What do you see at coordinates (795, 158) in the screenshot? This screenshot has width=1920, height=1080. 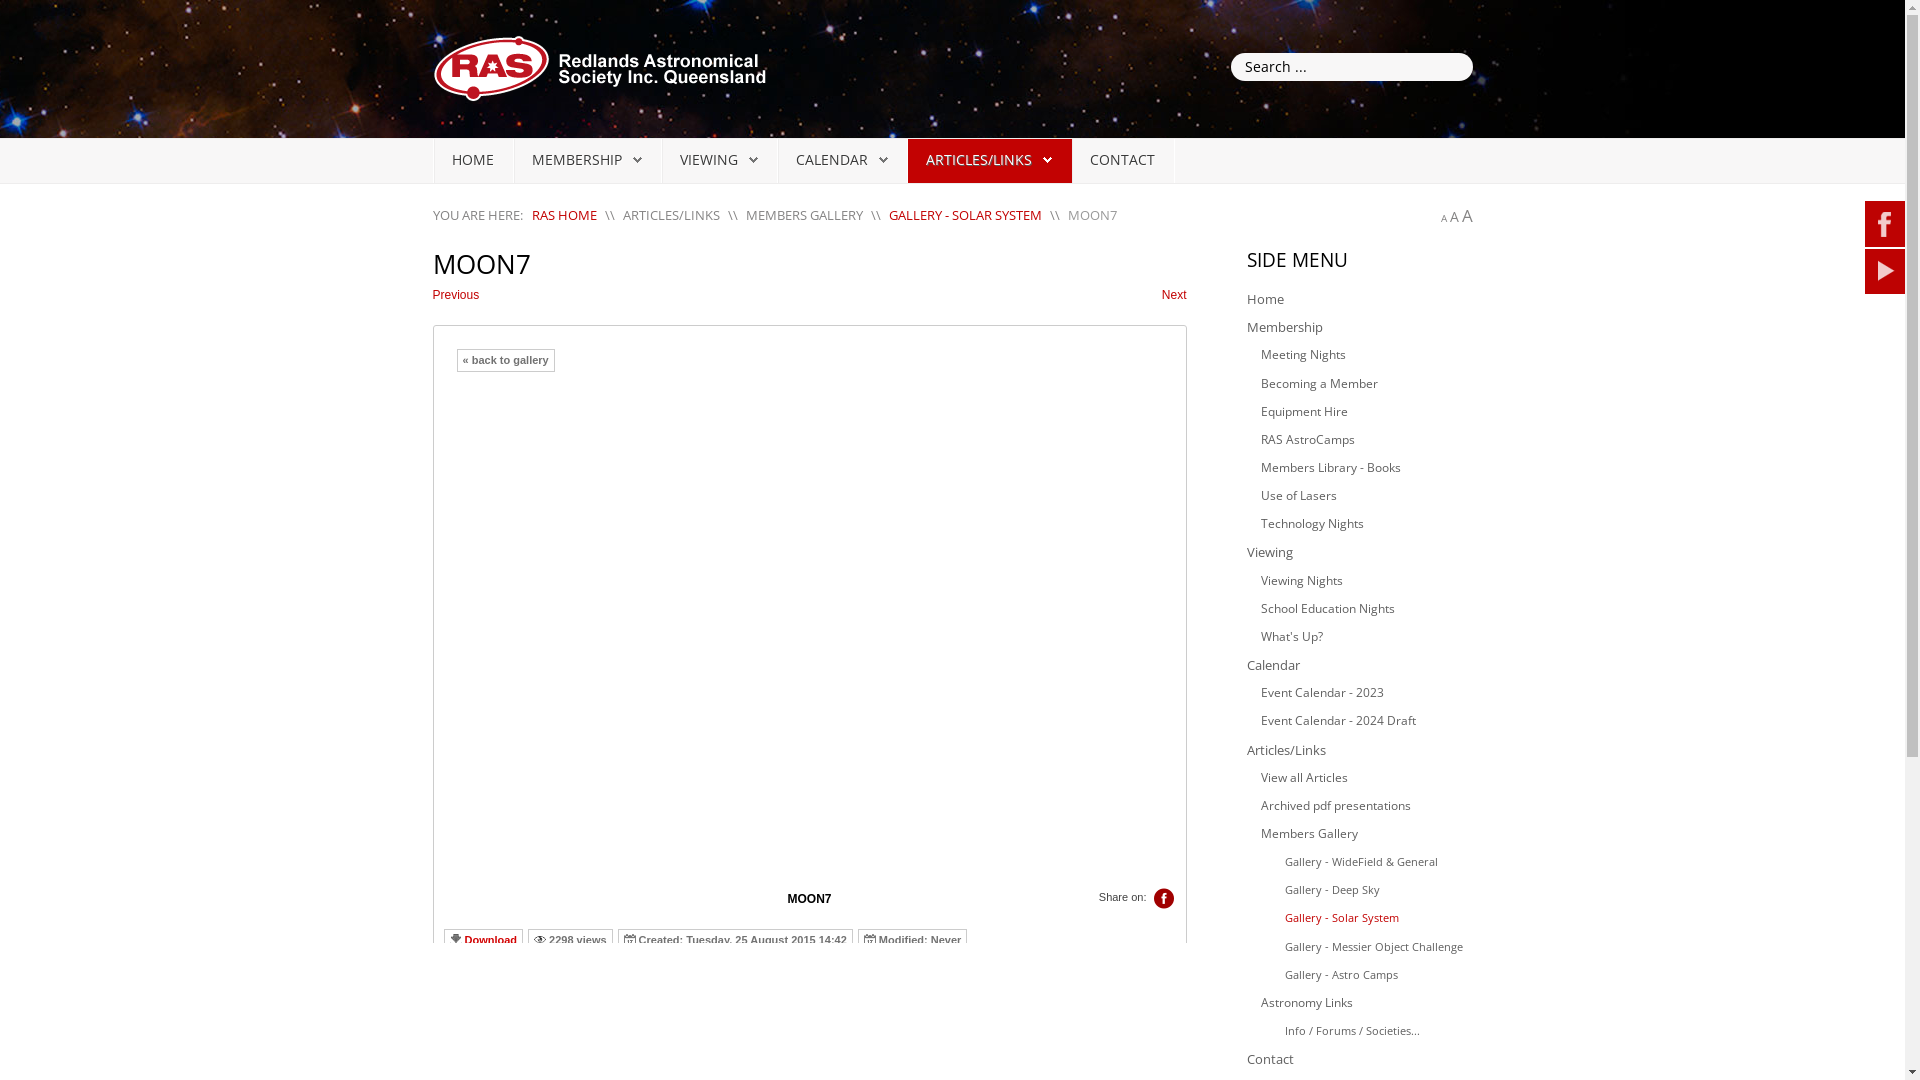 I see `'CALENDAR'` at bounding box center [795, 158].